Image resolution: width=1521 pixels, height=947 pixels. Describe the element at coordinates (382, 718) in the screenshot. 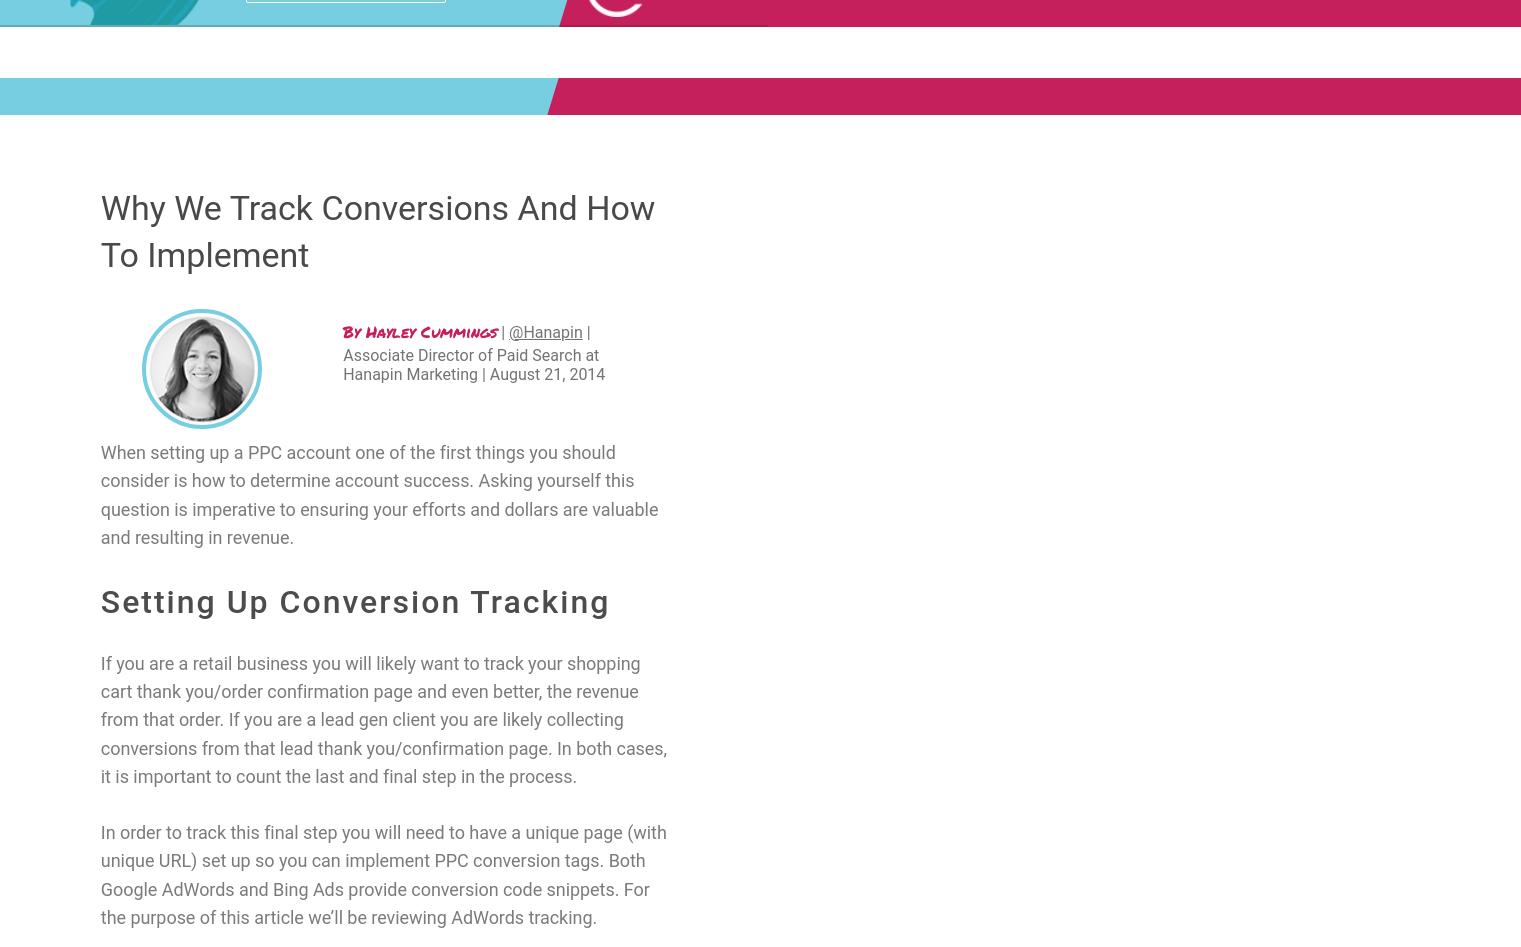

I see `'If you are a retail business you will likely want to track your shopping cart thank you/order confirmation page and even better, the revenue from that order. If you are a lead gen client you are likely collecting conversions from that lead thank you/confirmation page. In both cases, it is important to count the last and final step in the process.'` at that location.